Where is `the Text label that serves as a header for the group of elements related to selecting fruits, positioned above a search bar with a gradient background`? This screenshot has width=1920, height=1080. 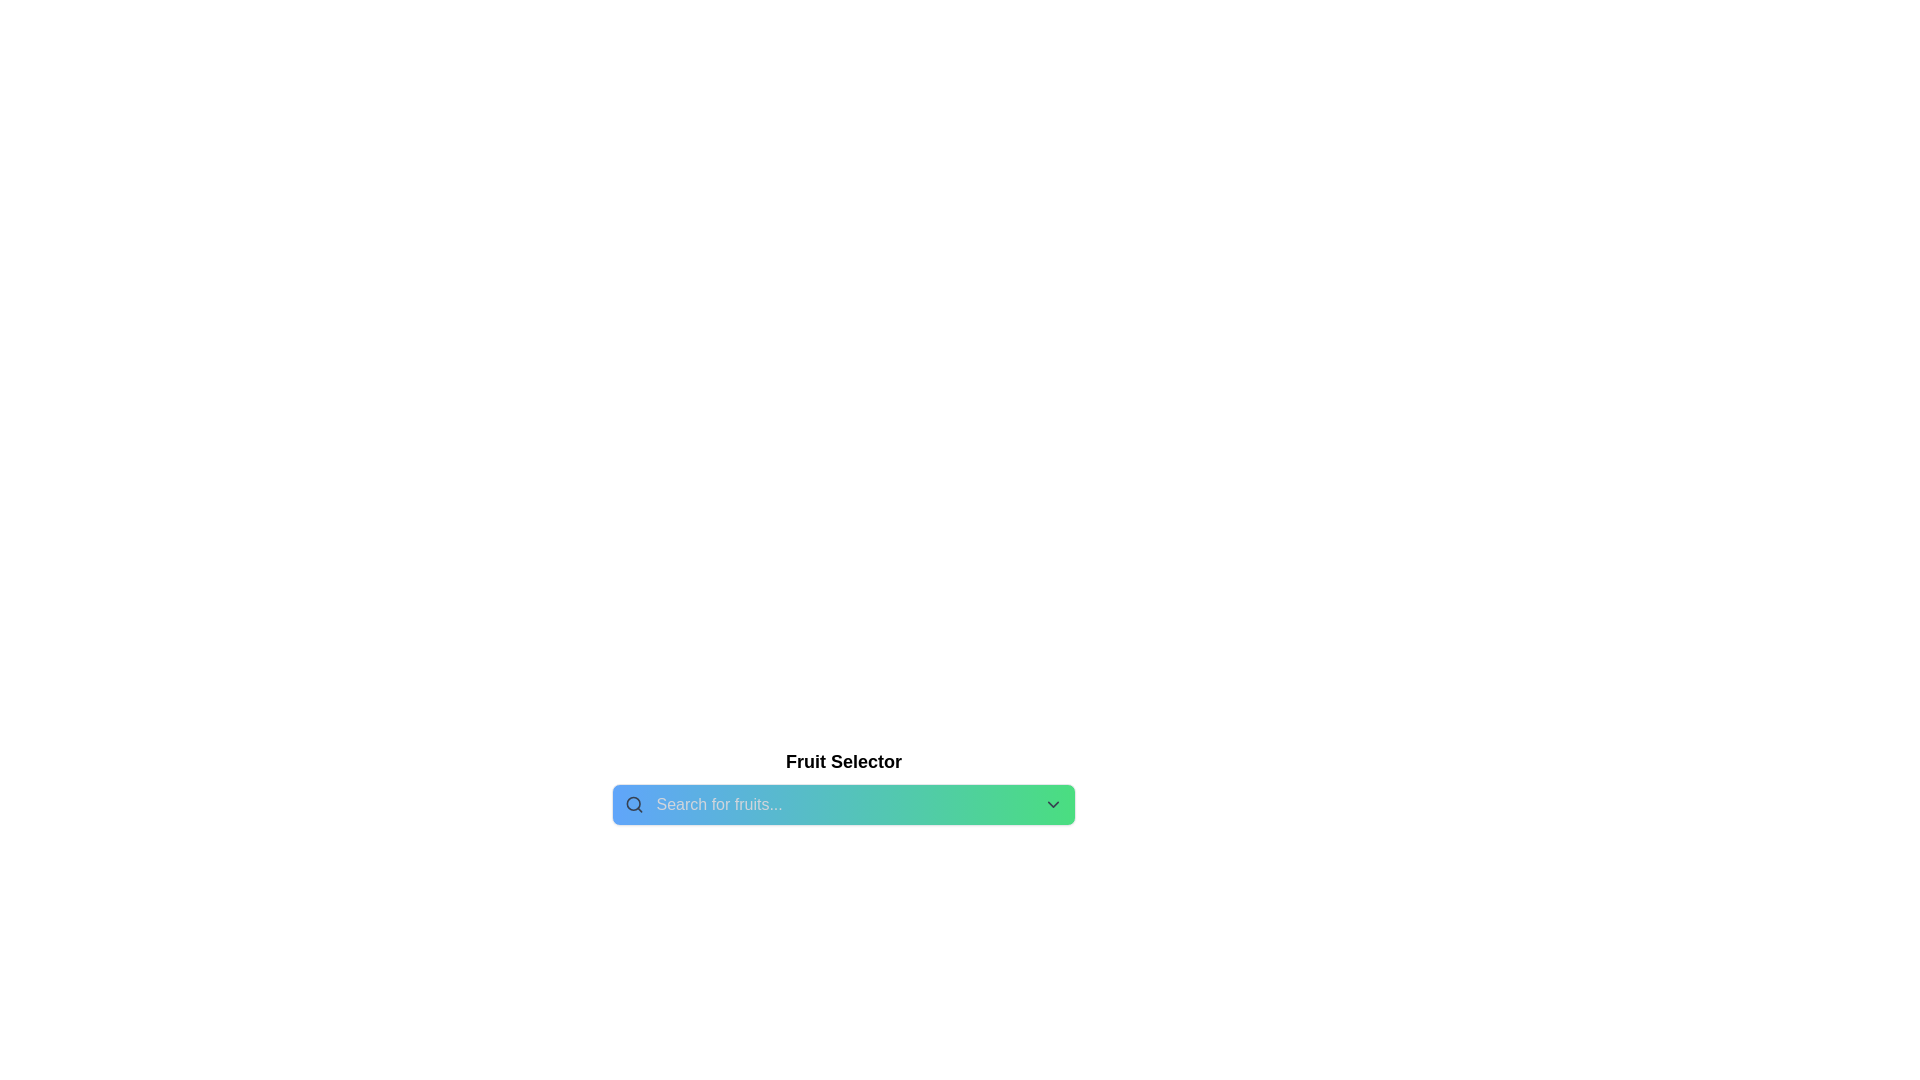
the Text label that serves as a header for the group of elements related to selecting fruits, positioned above a search bar with a gradient background is located at coordinates (844, 762).